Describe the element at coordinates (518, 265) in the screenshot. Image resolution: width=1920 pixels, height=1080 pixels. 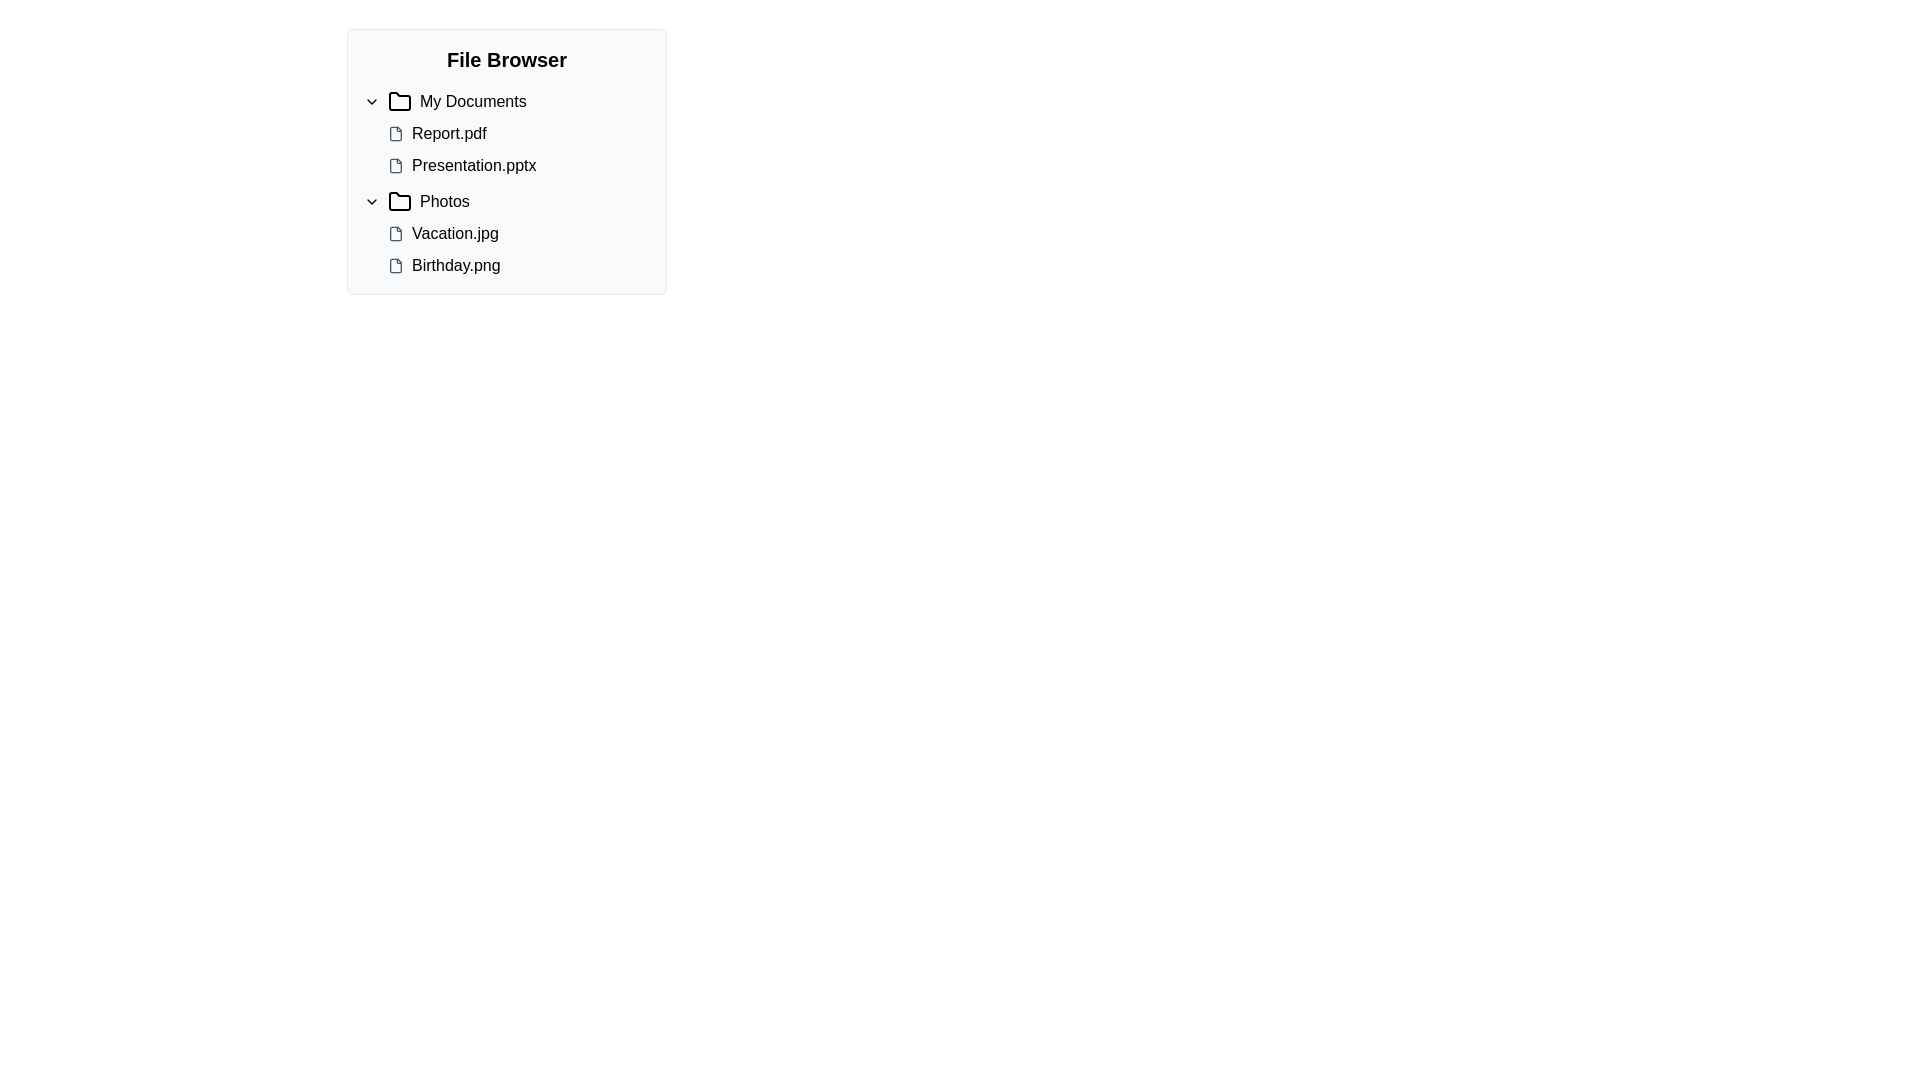
I see `on the list item representing the file 'Birthday.png' located as the second entry under the 'Photos' folder in the file browser interface` at that location.